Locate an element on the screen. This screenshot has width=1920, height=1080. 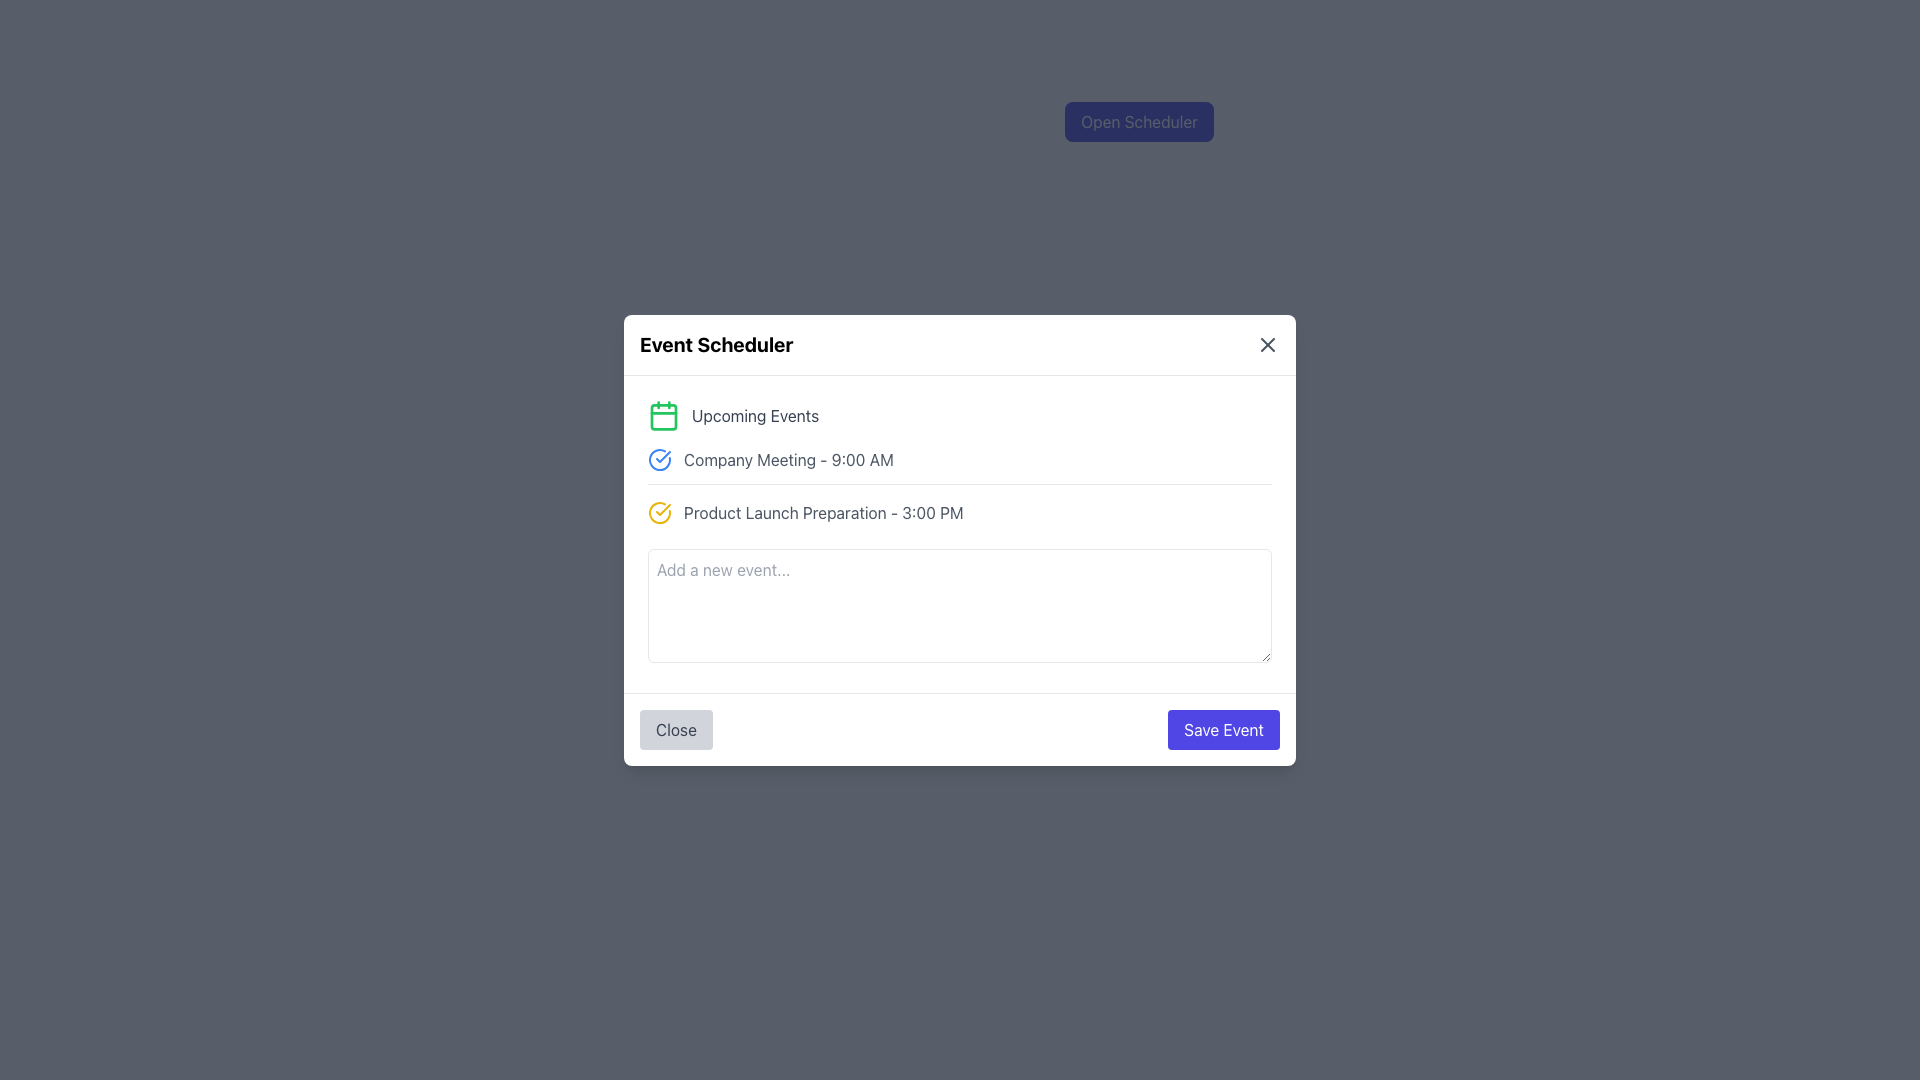
the 'X' close button in the top-right corner of the 'Event Scheduler' dialog box to change its color is located at coordinates (1266, 343).